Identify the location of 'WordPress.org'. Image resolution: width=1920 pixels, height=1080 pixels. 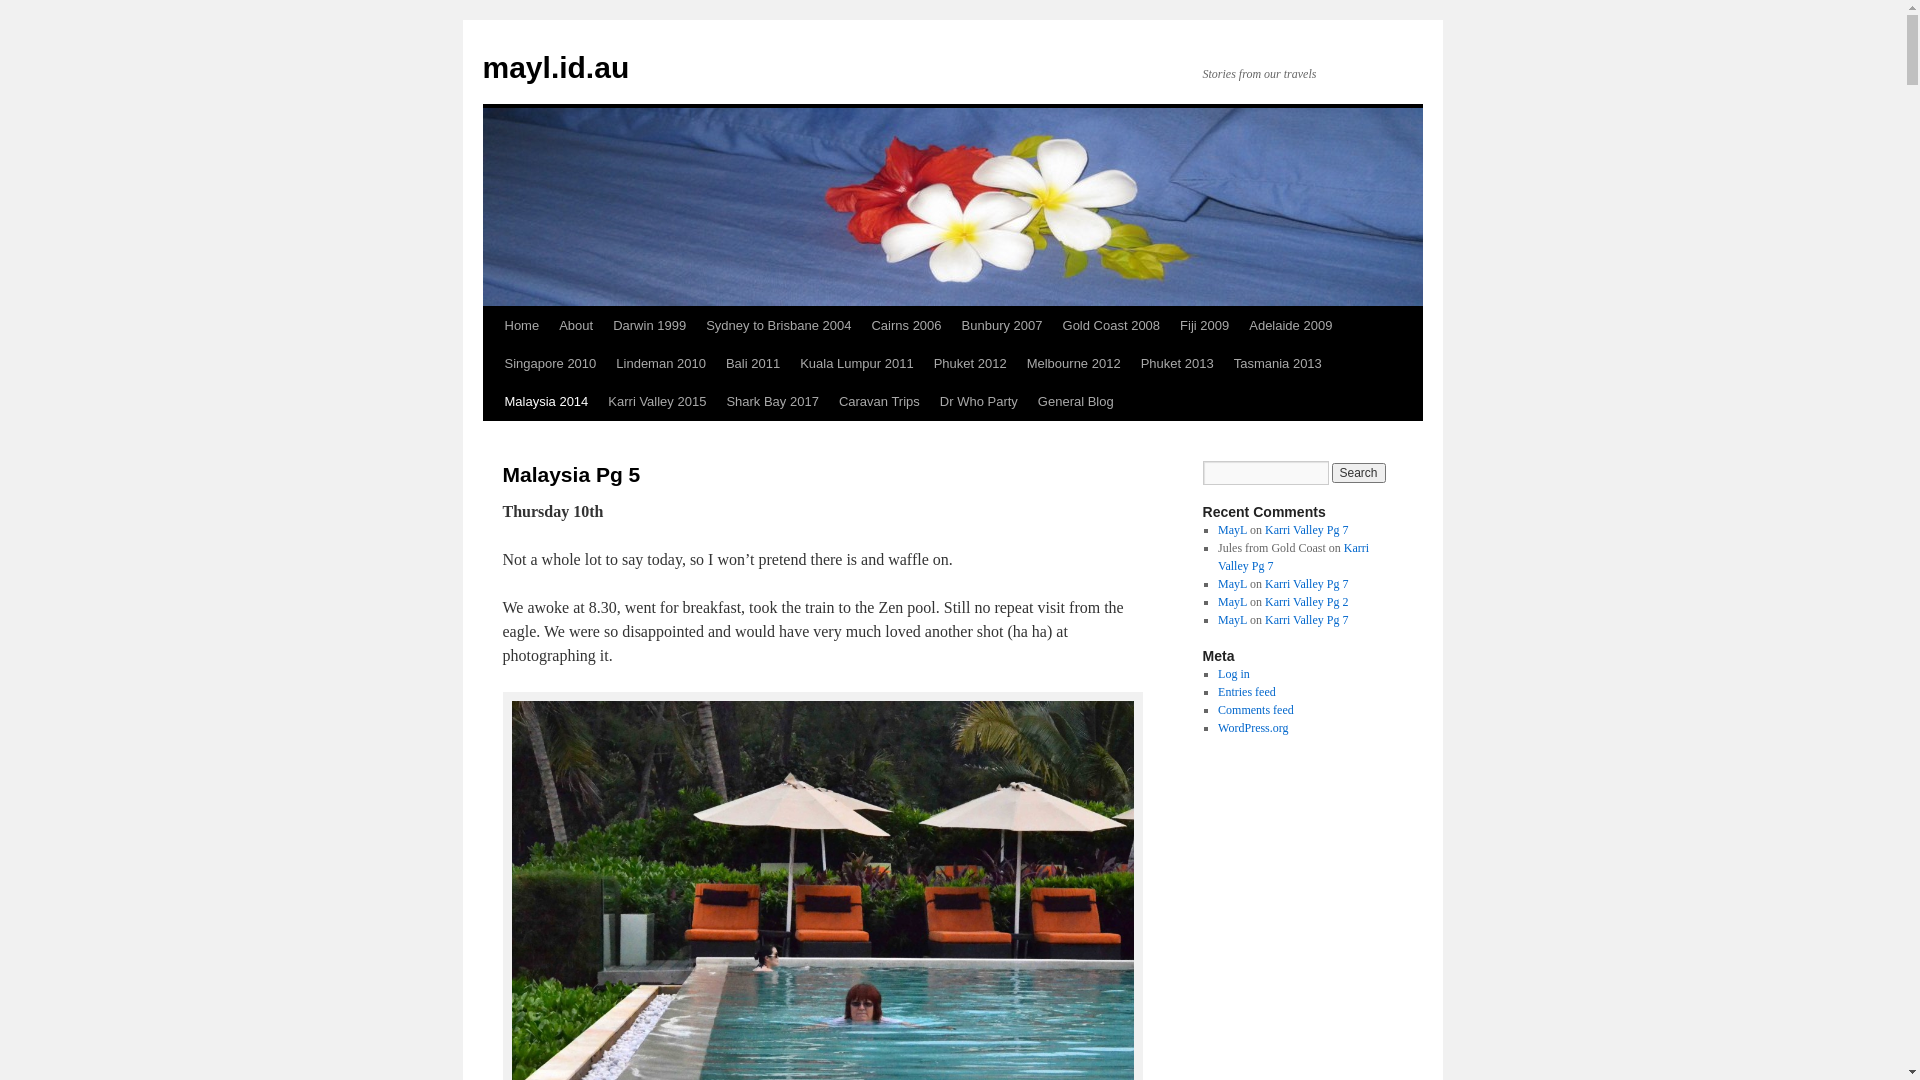
(1217, 728).